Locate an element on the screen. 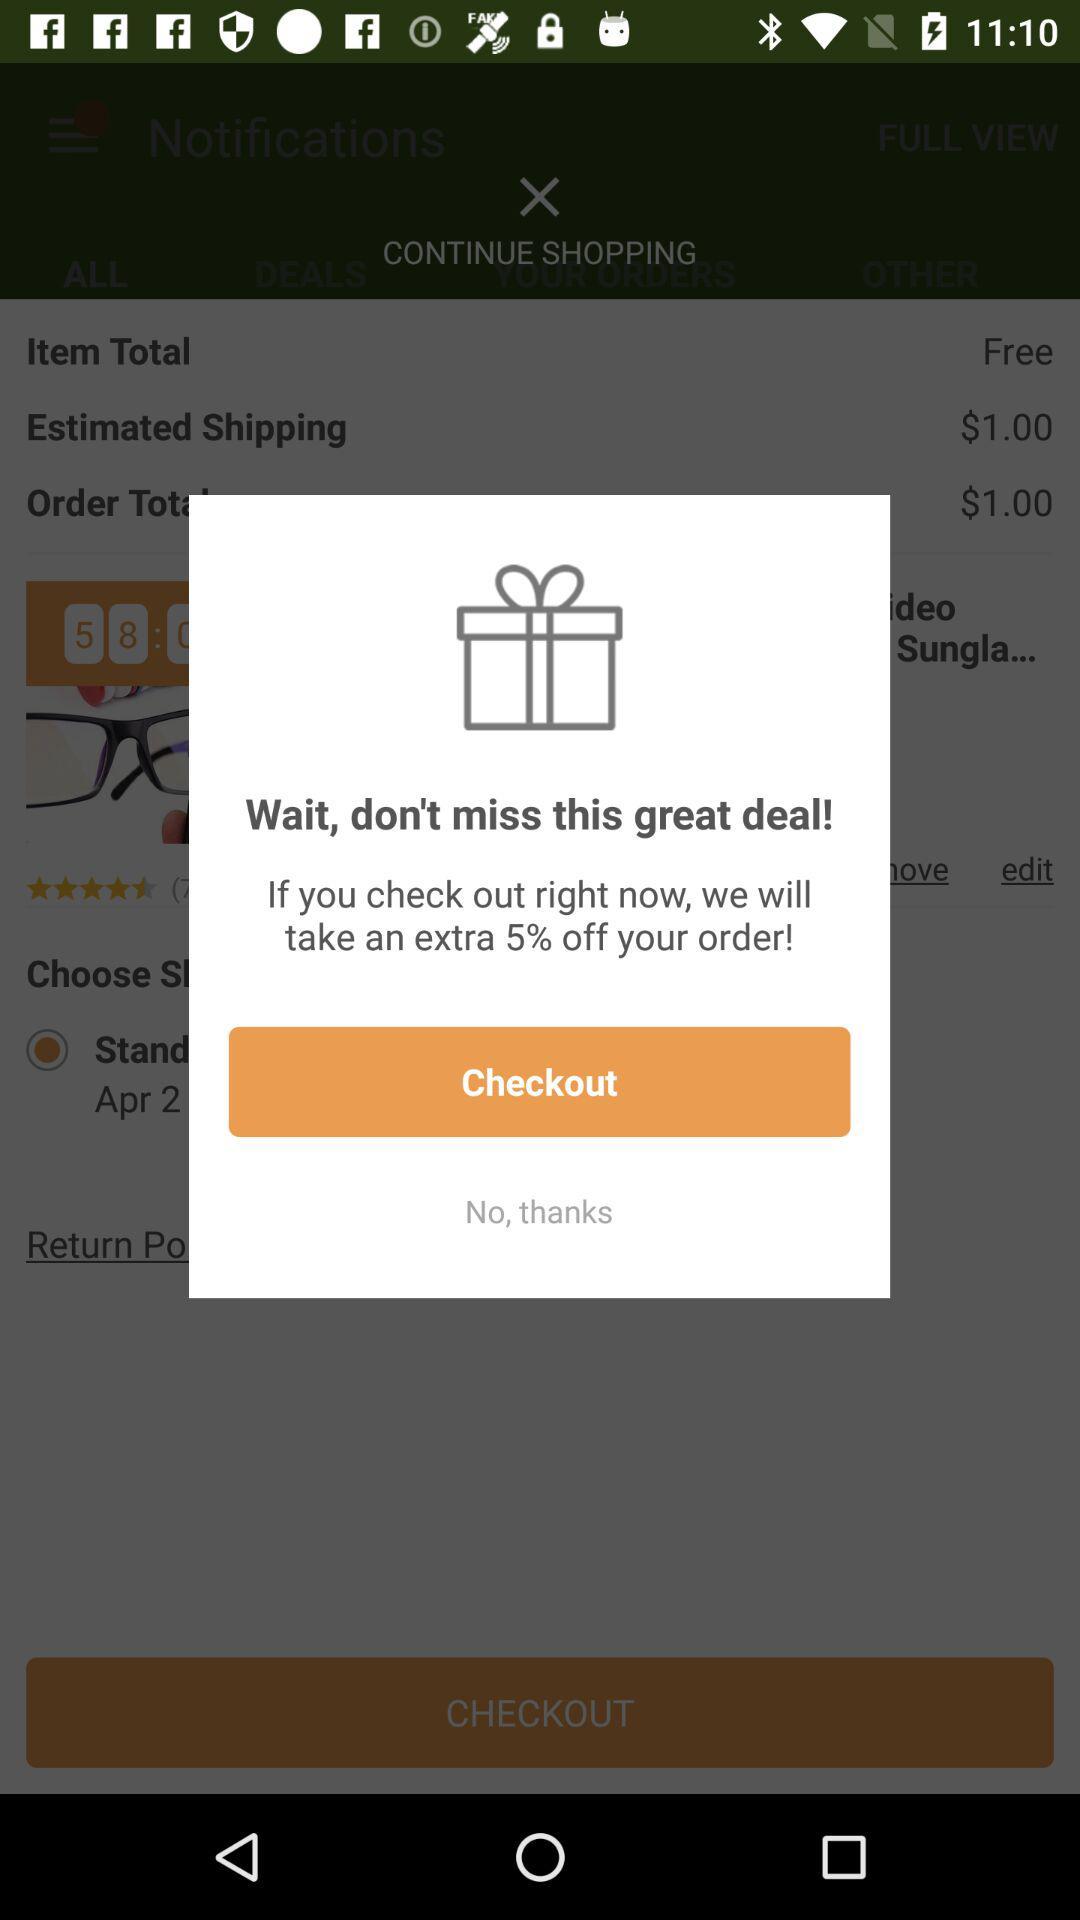 This screenshot has height=1920, width=1080. the item below the if you check is located at coordinates (538, 1080).